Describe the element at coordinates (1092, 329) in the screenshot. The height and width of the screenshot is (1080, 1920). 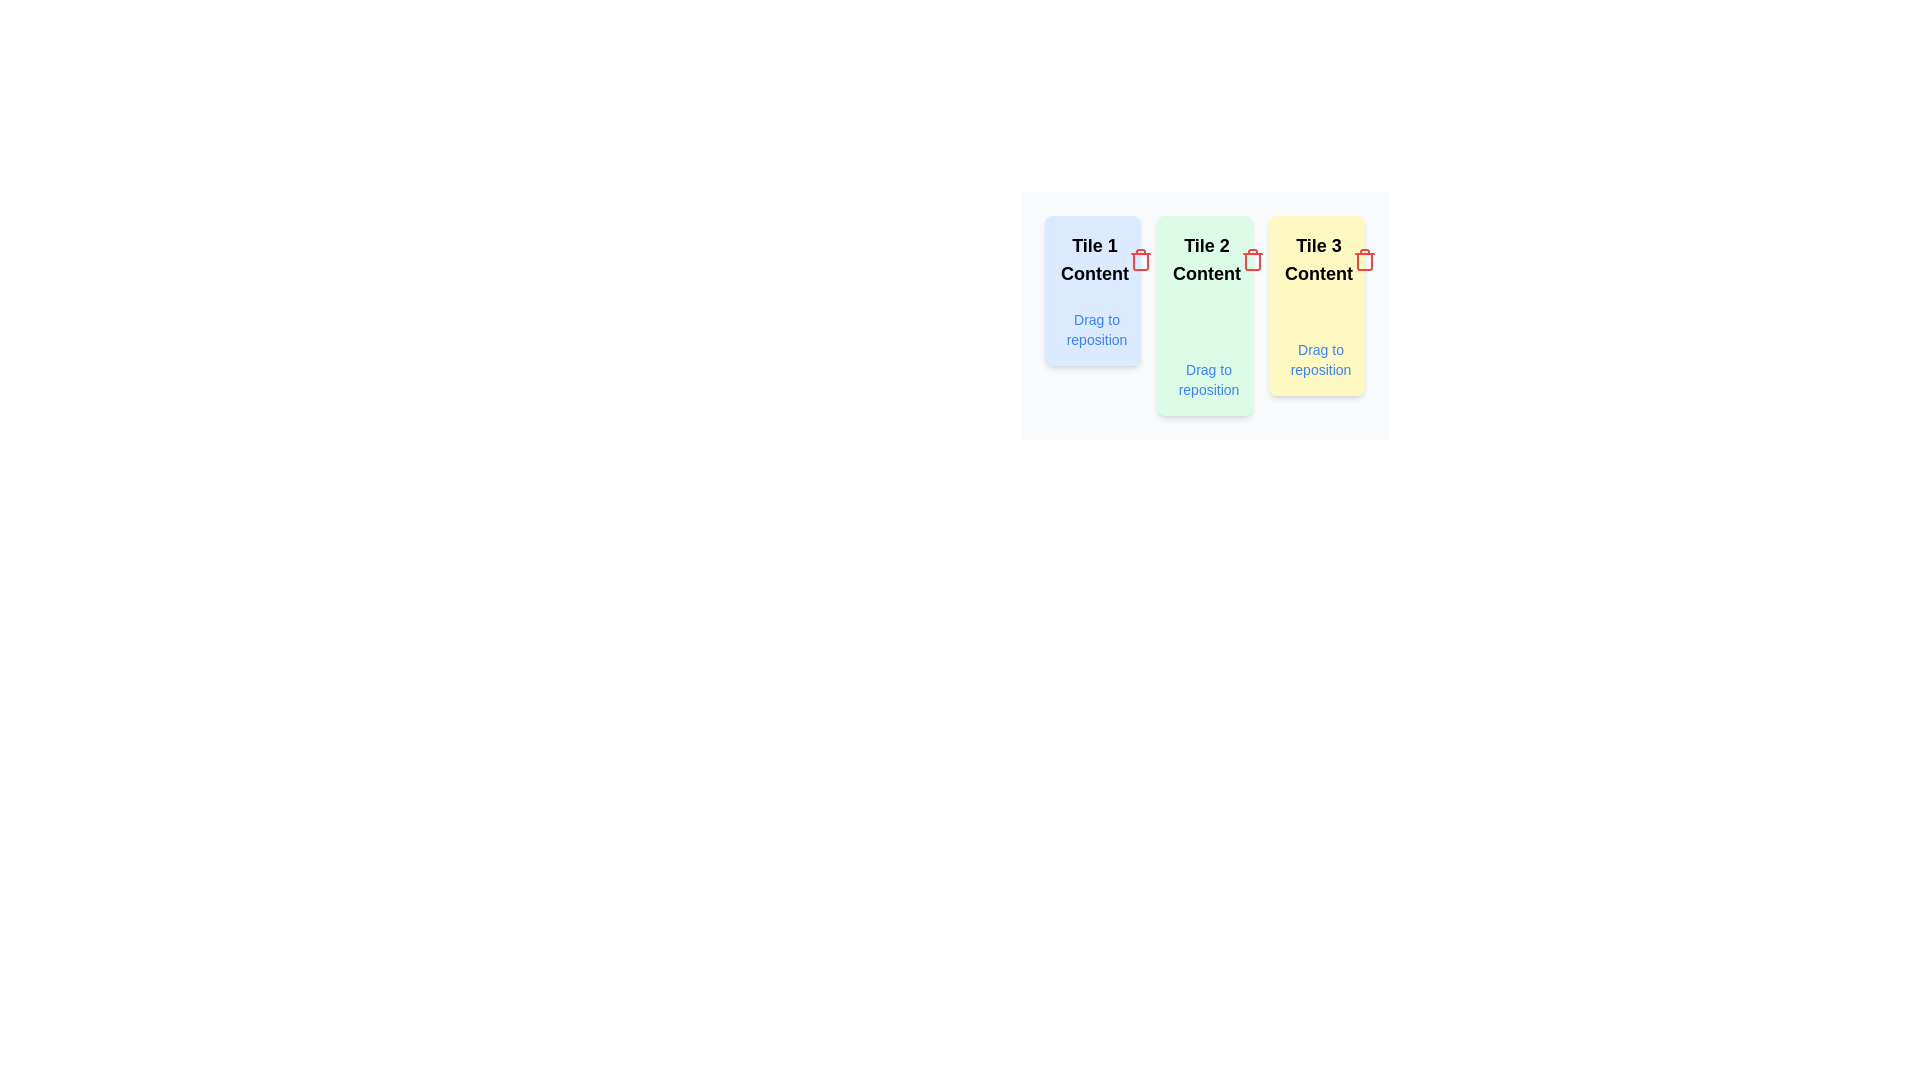
I see `the draggable handle located beneath 'Tile 1 Content'` at that location.